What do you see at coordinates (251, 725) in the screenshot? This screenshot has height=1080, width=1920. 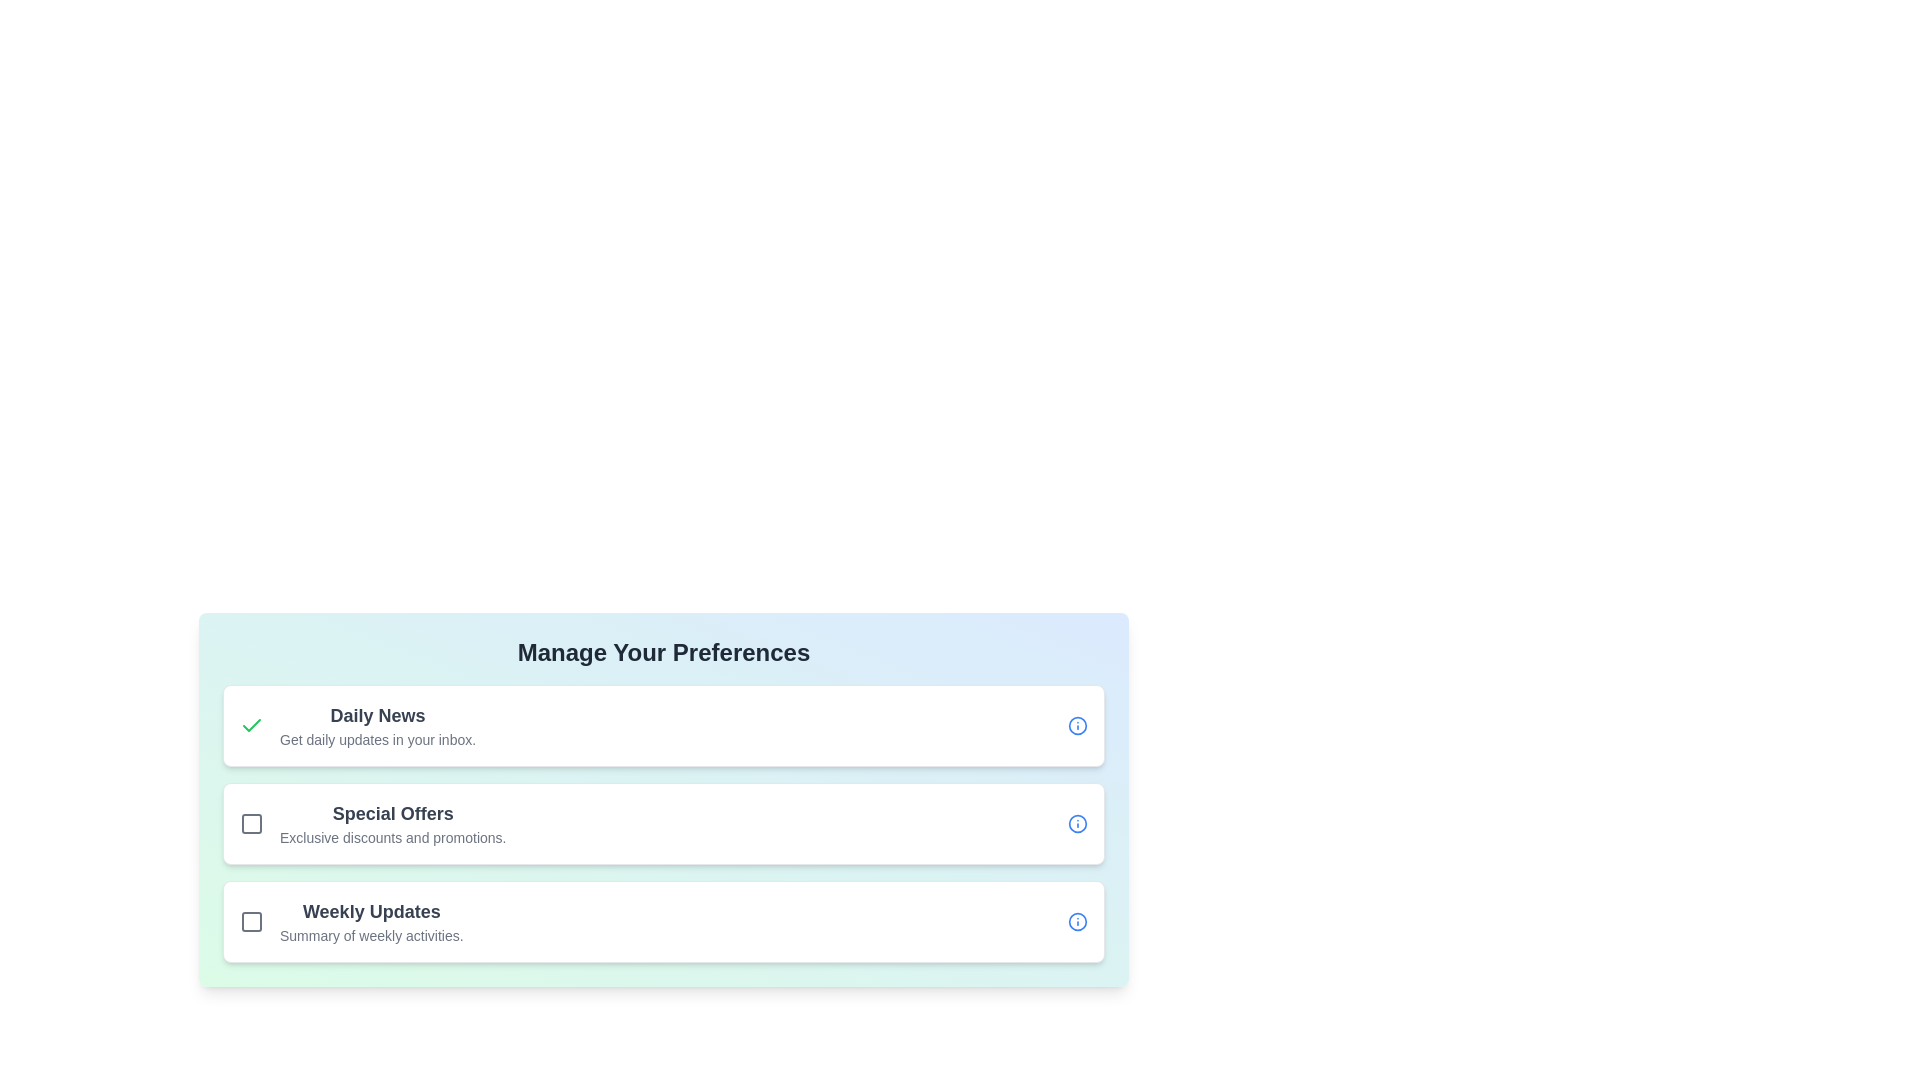 I see `the checkmark icon indicating that the associated checkbox for the 'Daily News' subscription option is selected` at bounding box center [251, 725].